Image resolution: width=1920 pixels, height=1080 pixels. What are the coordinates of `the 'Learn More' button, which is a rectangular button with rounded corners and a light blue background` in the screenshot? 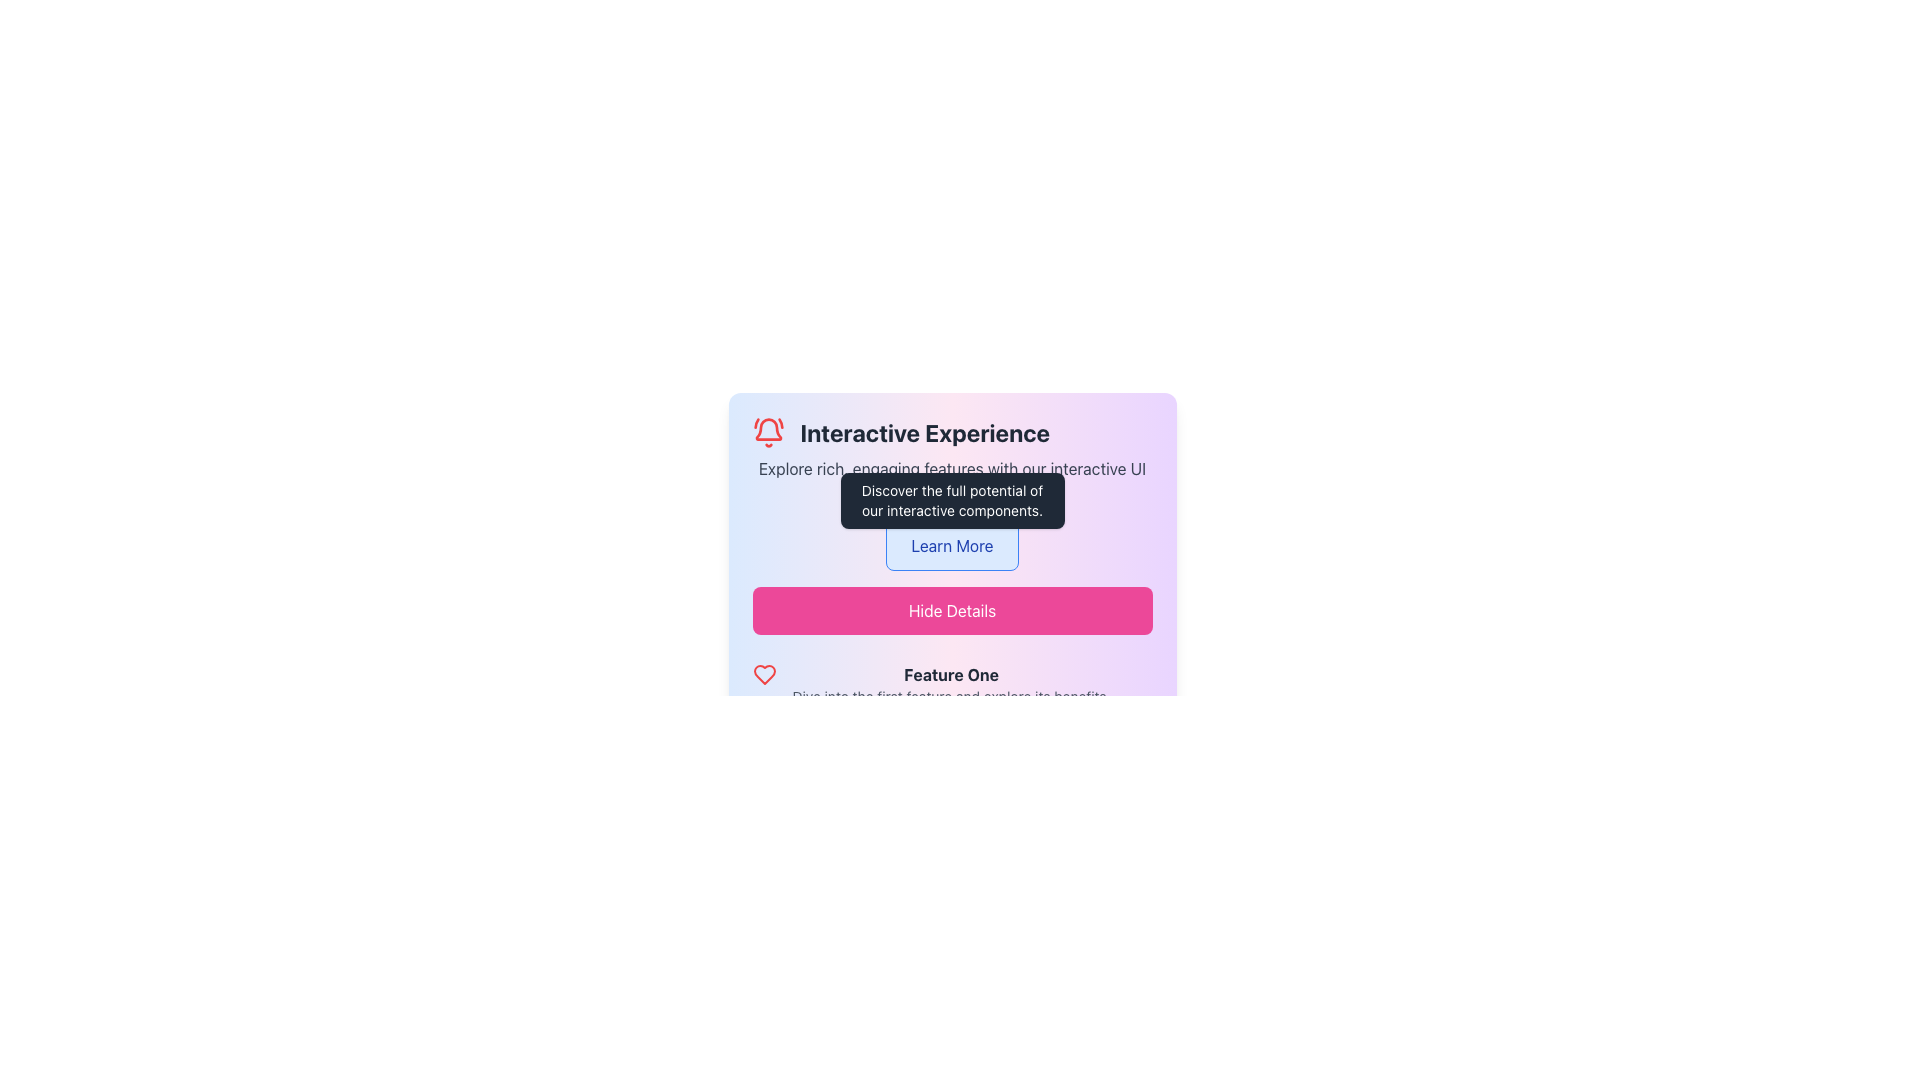 It's located at (951, 546).